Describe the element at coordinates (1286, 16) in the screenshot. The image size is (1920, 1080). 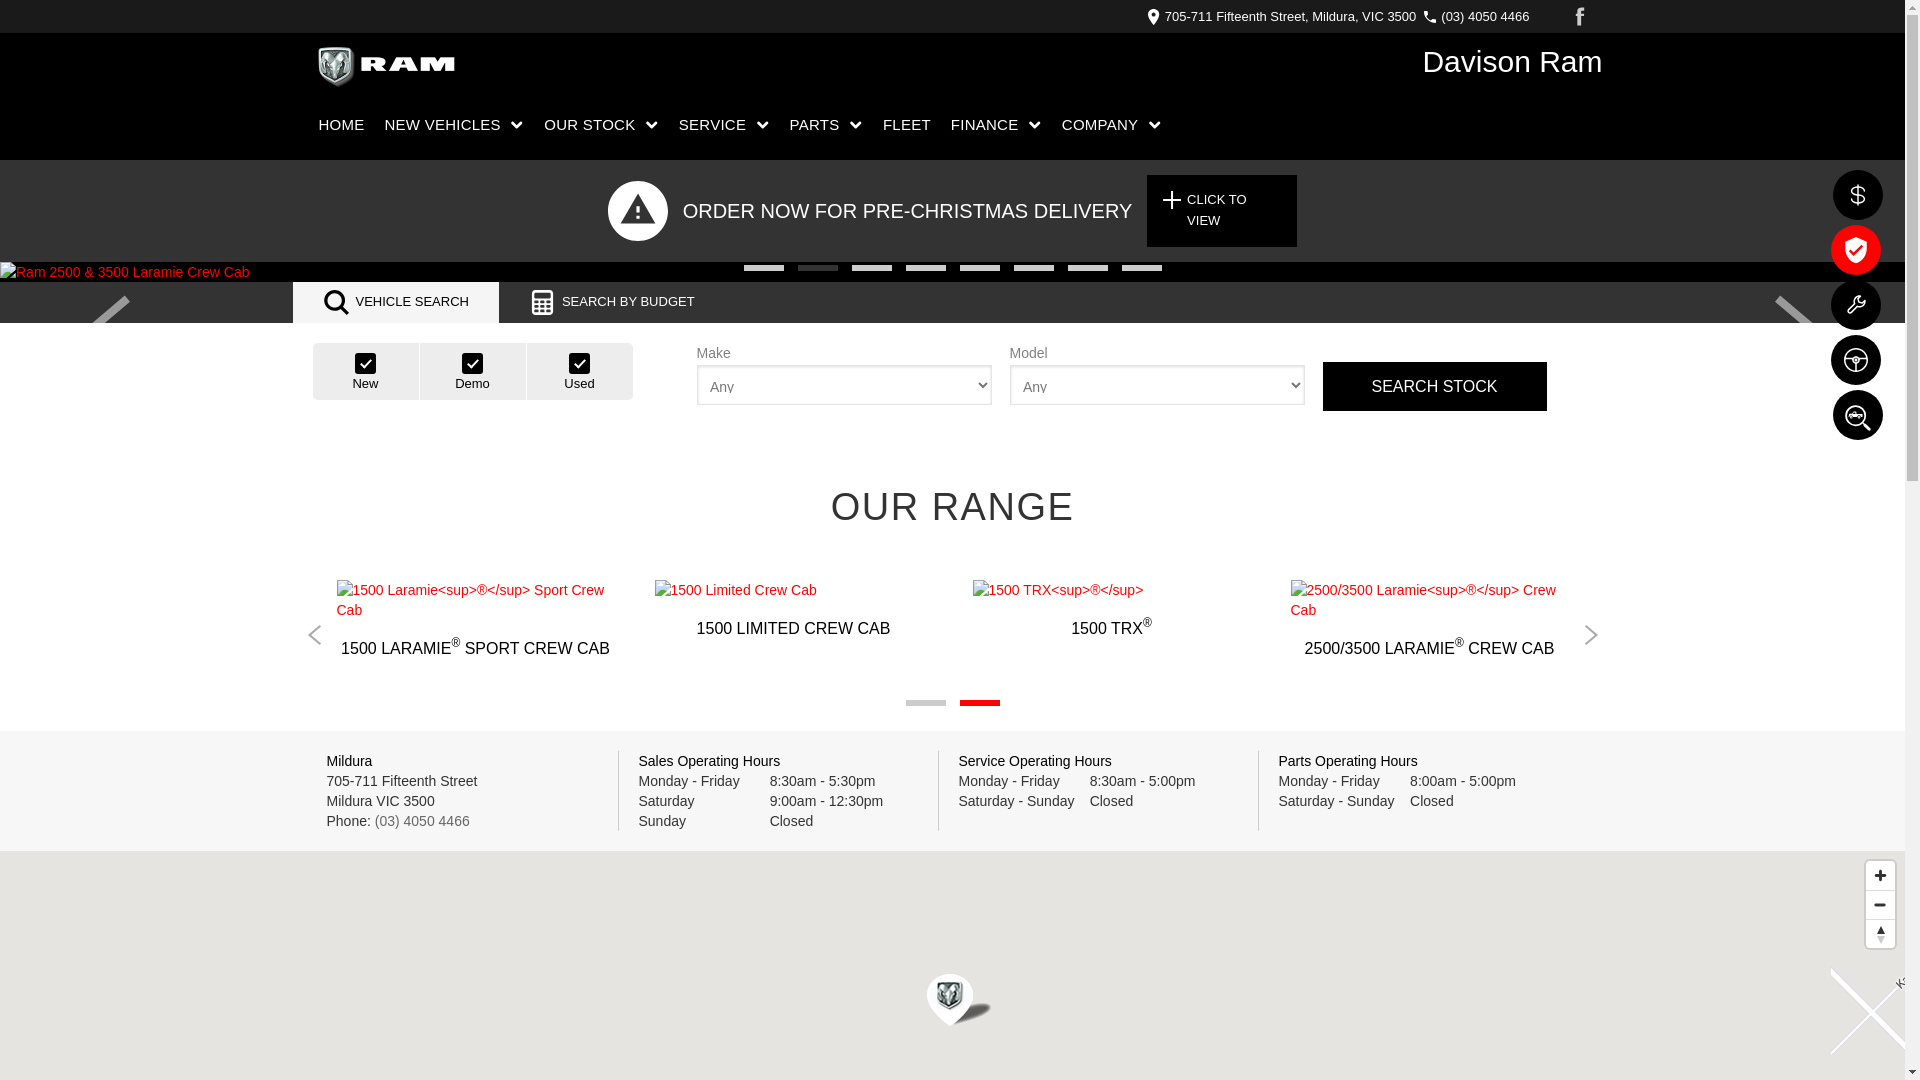
I see `'705-711 Fifteenth Street, Mildura, VIC 3500'` at that location.